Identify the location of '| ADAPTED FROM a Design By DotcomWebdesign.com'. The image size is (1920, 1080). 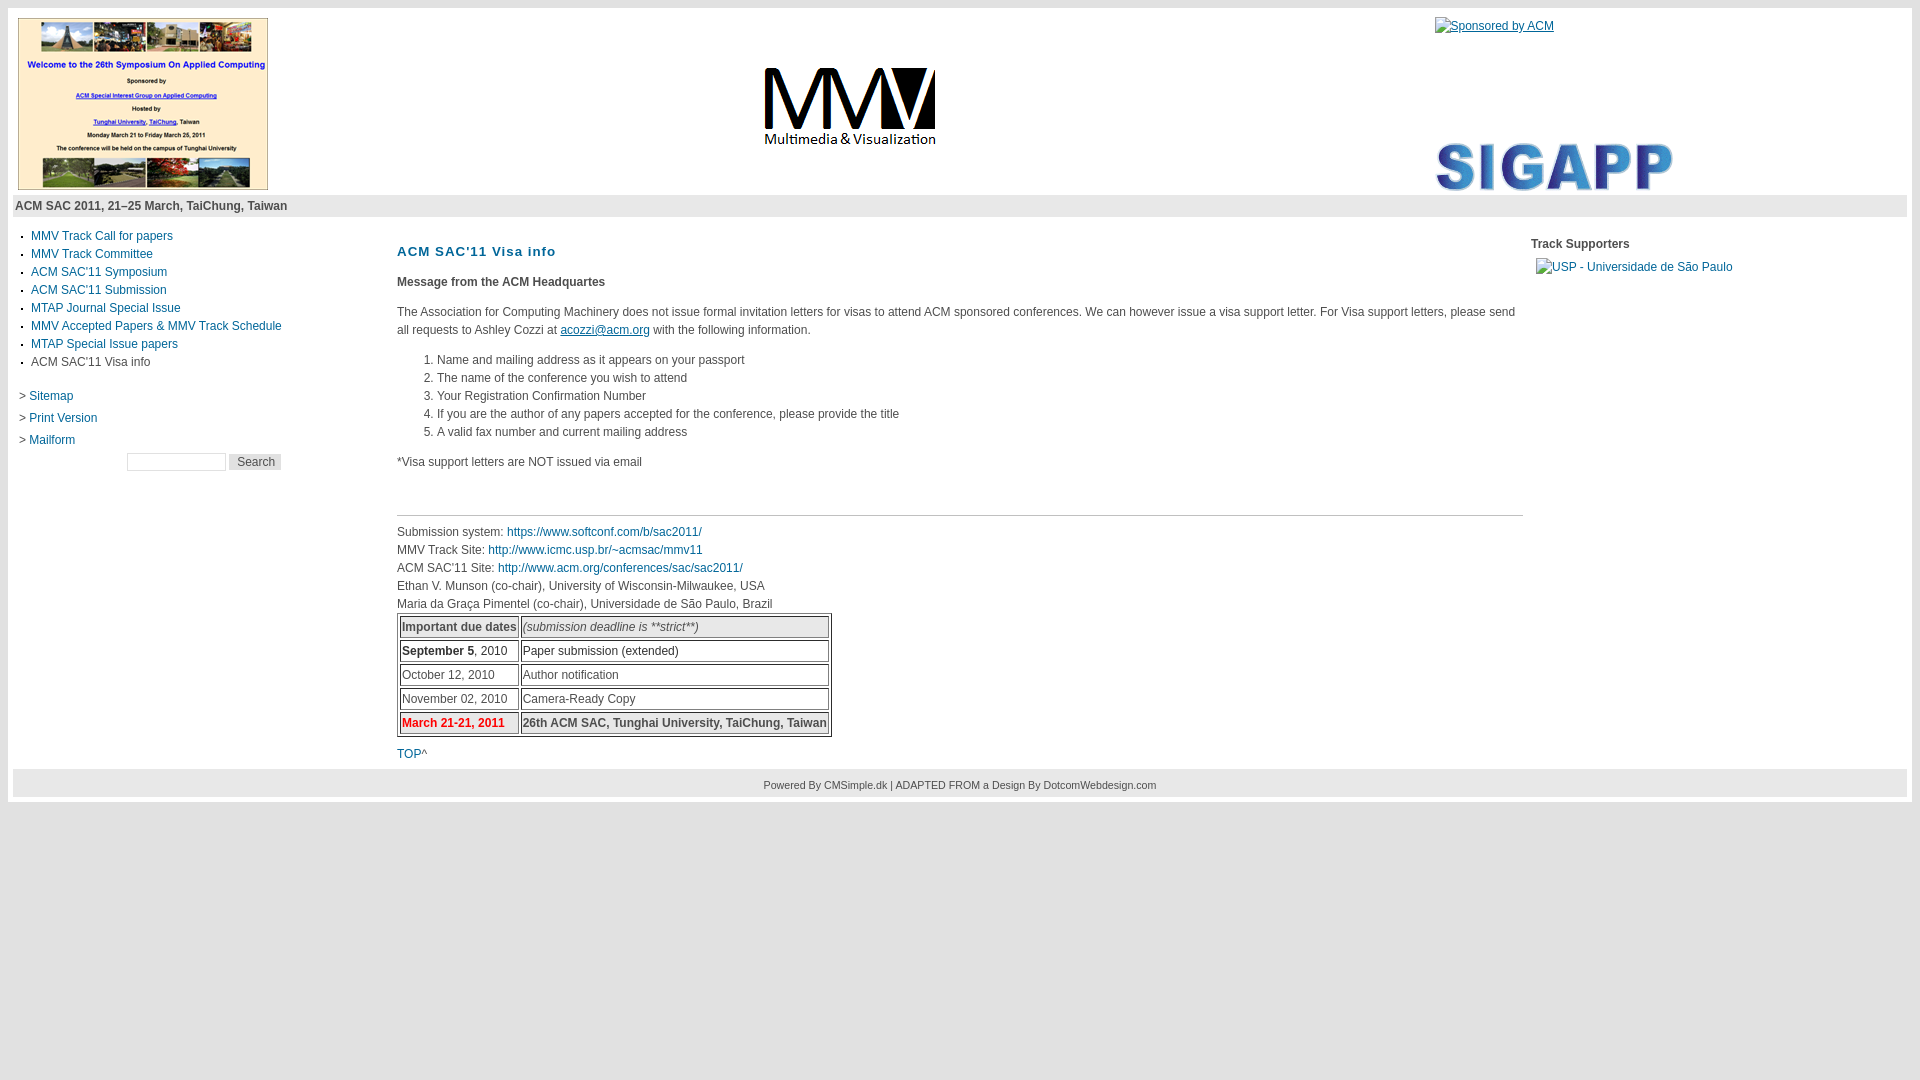
(888, 784).